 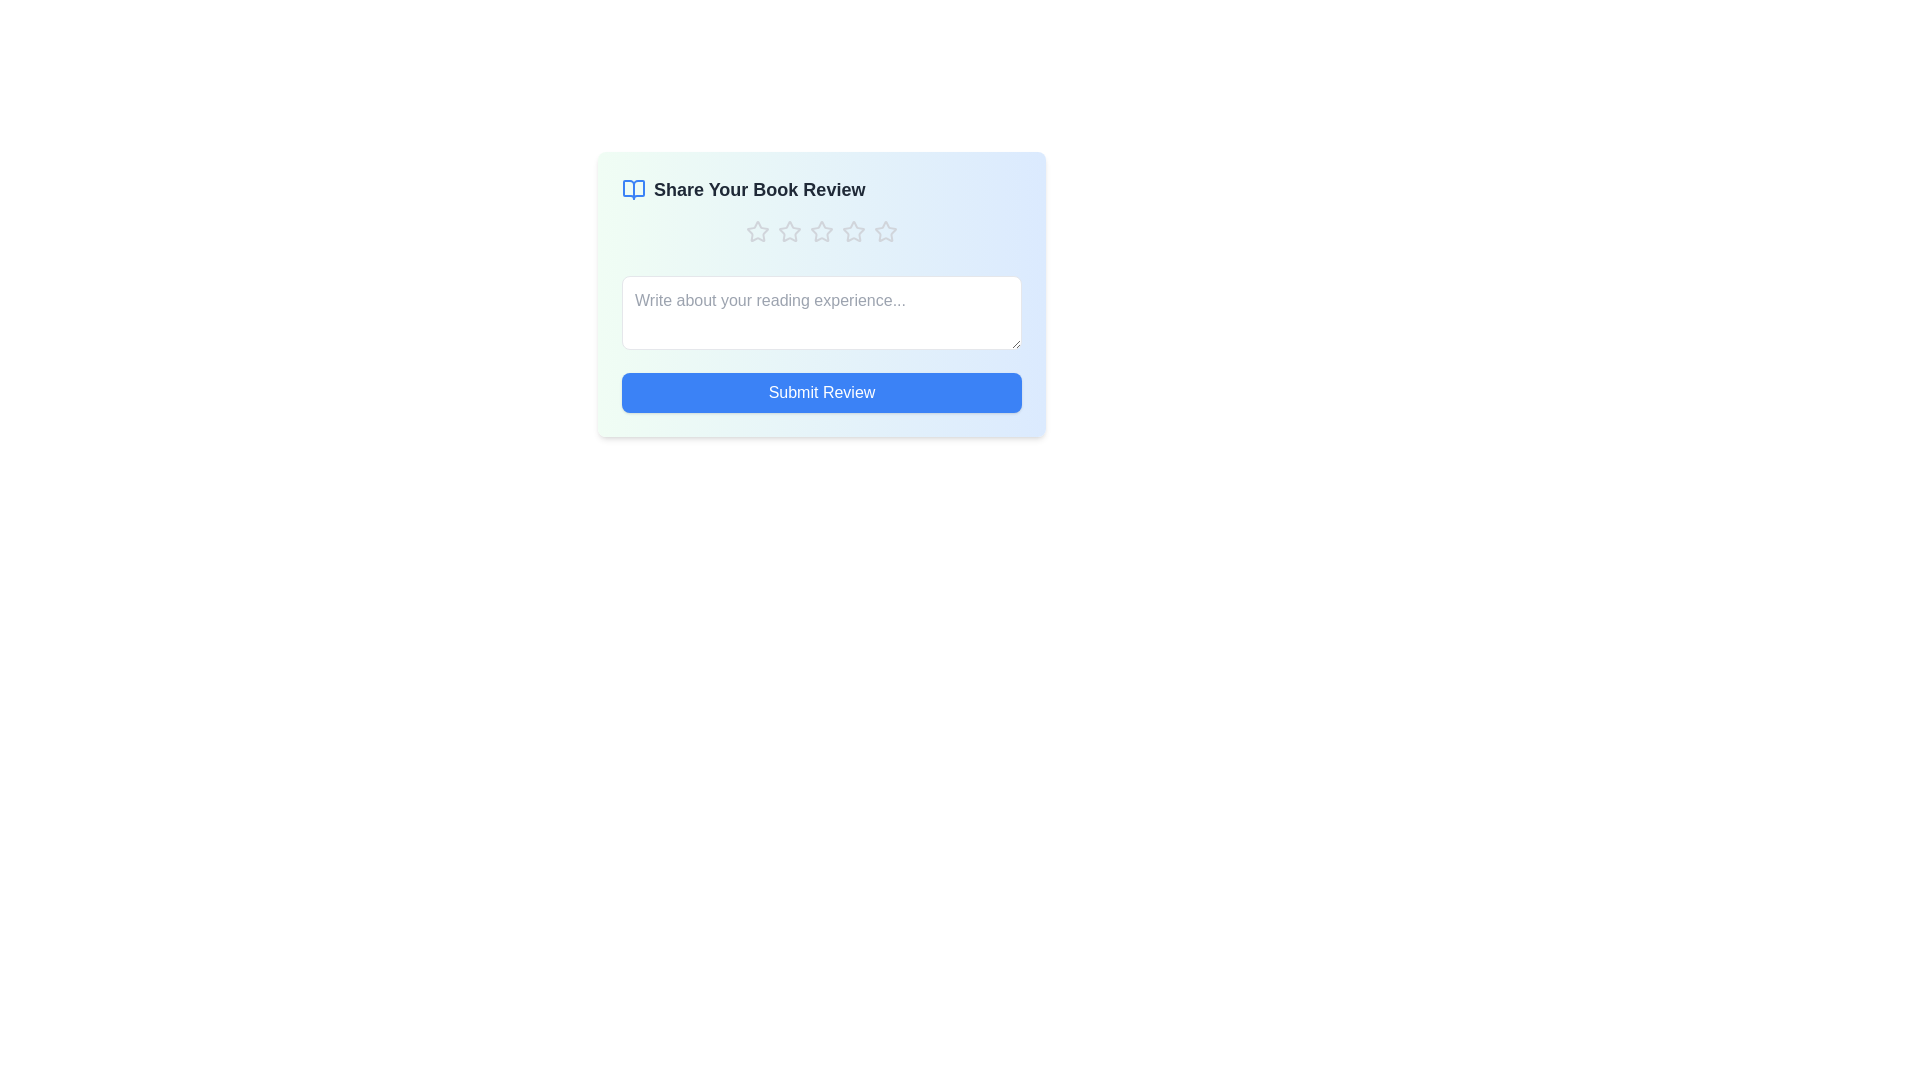 I want to click on the book rating to 2 stars by clicking on the corresponding star, so click(x=789, y=230).